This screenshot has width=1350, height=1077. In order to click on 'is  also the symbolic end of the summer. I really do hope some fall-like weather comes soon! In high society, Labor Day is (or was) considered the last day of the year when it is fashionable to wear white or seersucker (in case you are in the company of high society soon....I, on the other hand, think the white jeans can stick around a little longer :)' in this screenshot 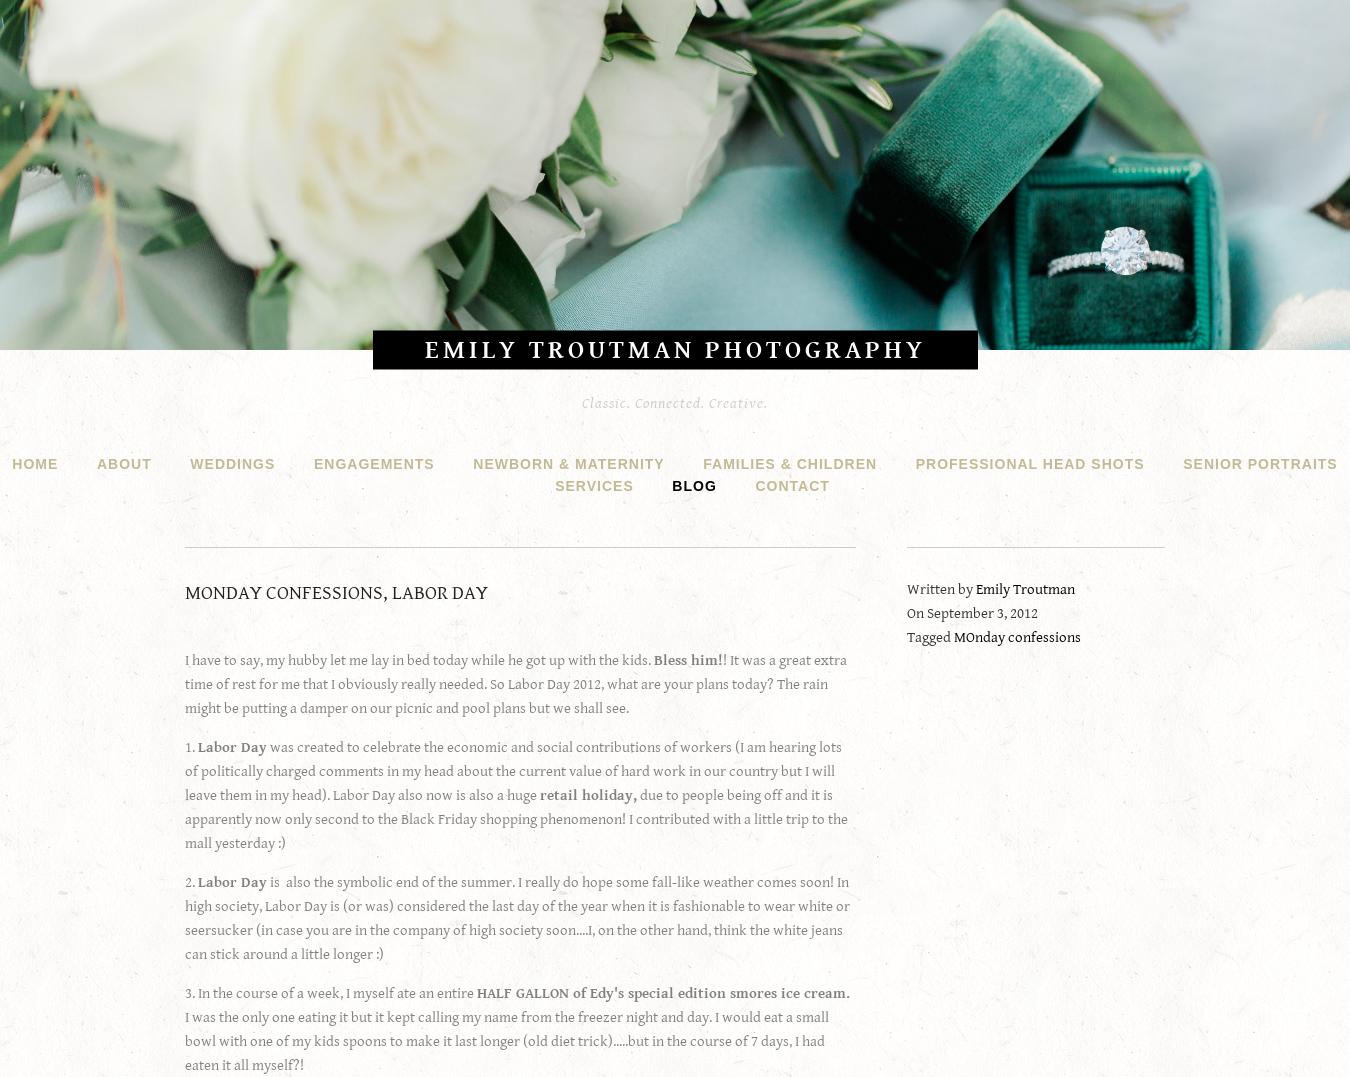, I will do `click(516, 917)`.